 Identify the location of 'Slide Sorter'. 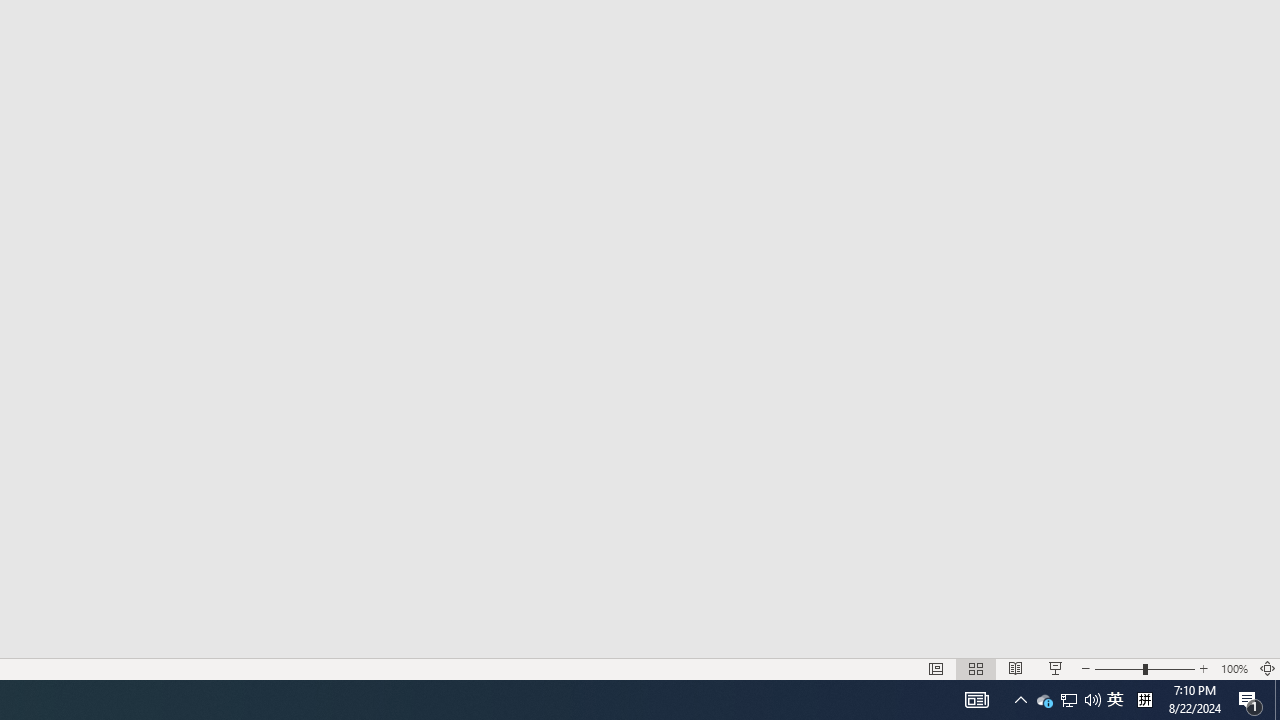
(976, 669).